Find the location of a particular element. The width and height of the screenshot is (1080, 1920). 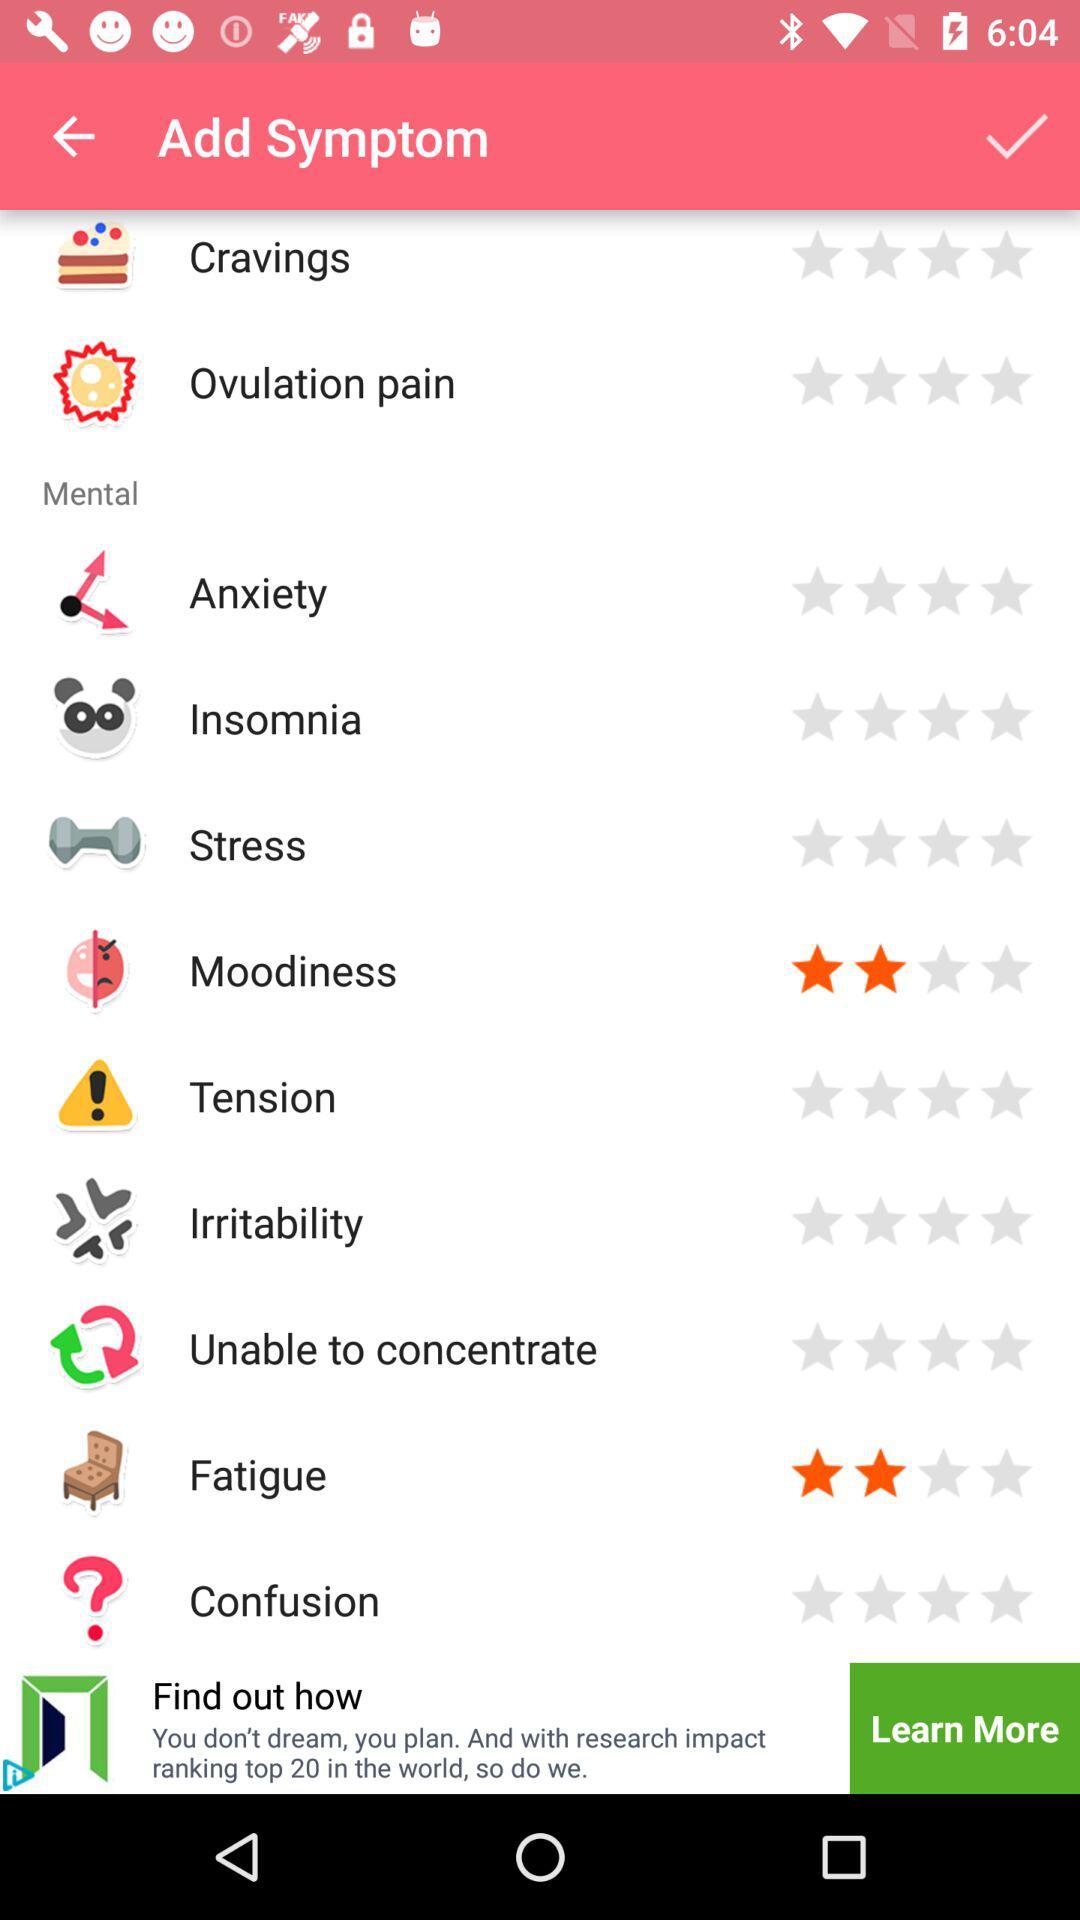

evaluation is located at coordinates (1006, 717).